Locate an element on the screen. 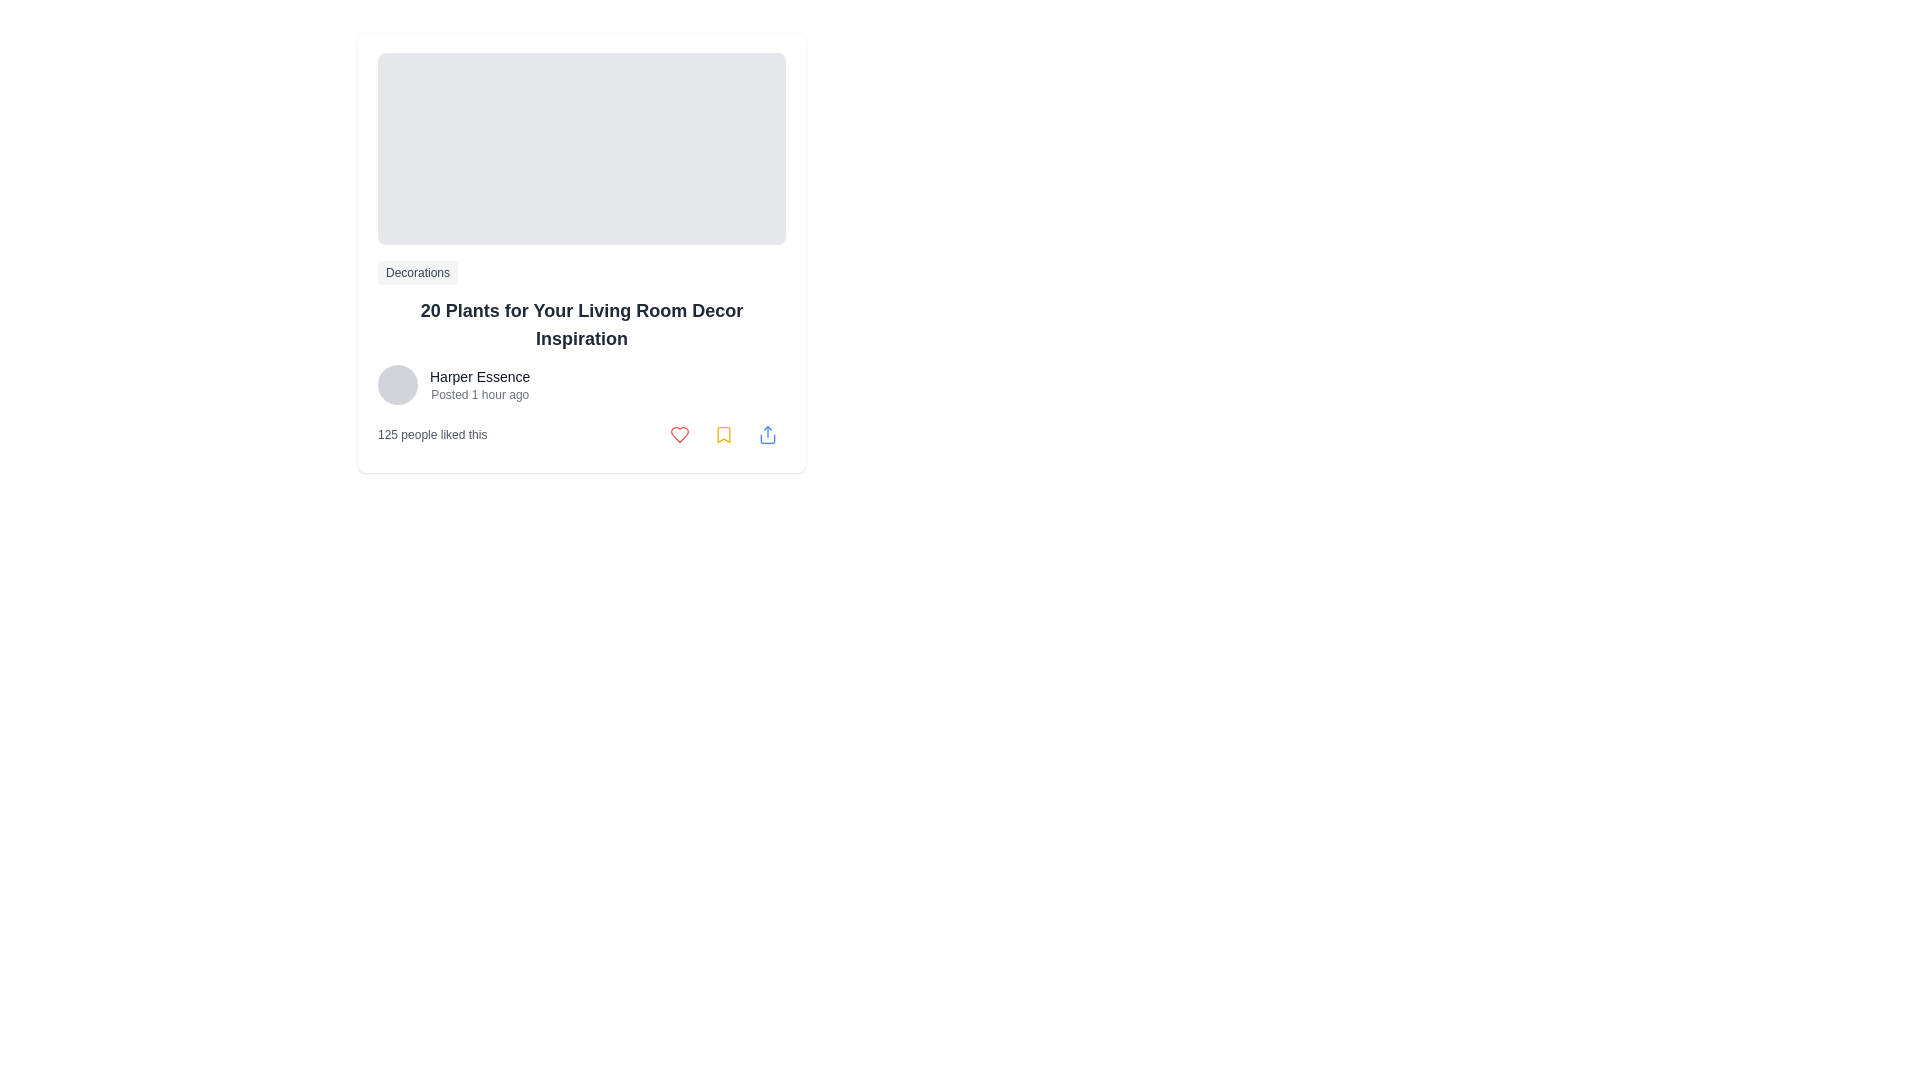  the heart-shaped icon button outlined in red, which is positioned directly below the number of likes and adjacent to other interactive icons is located at coordinates (680, 434).